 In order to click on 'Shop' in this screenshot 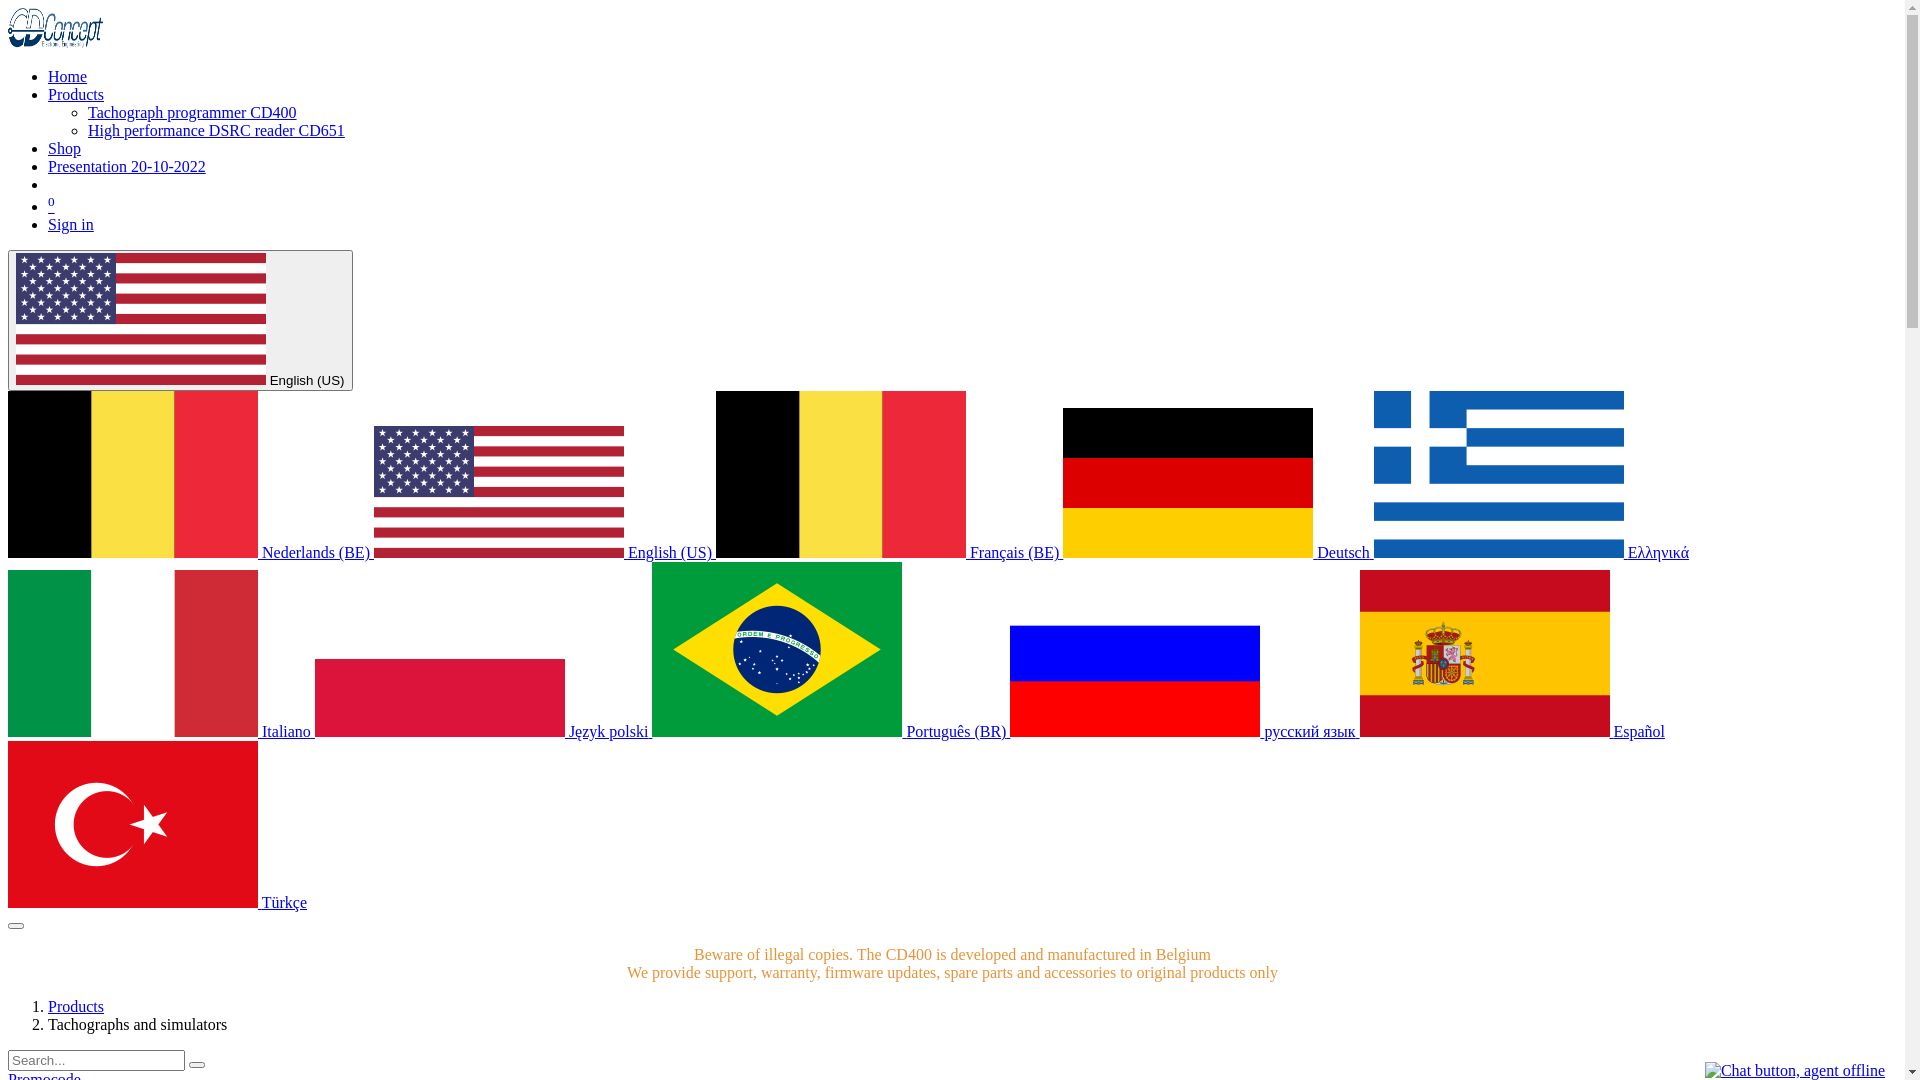, I will do `click(48, 147)`.